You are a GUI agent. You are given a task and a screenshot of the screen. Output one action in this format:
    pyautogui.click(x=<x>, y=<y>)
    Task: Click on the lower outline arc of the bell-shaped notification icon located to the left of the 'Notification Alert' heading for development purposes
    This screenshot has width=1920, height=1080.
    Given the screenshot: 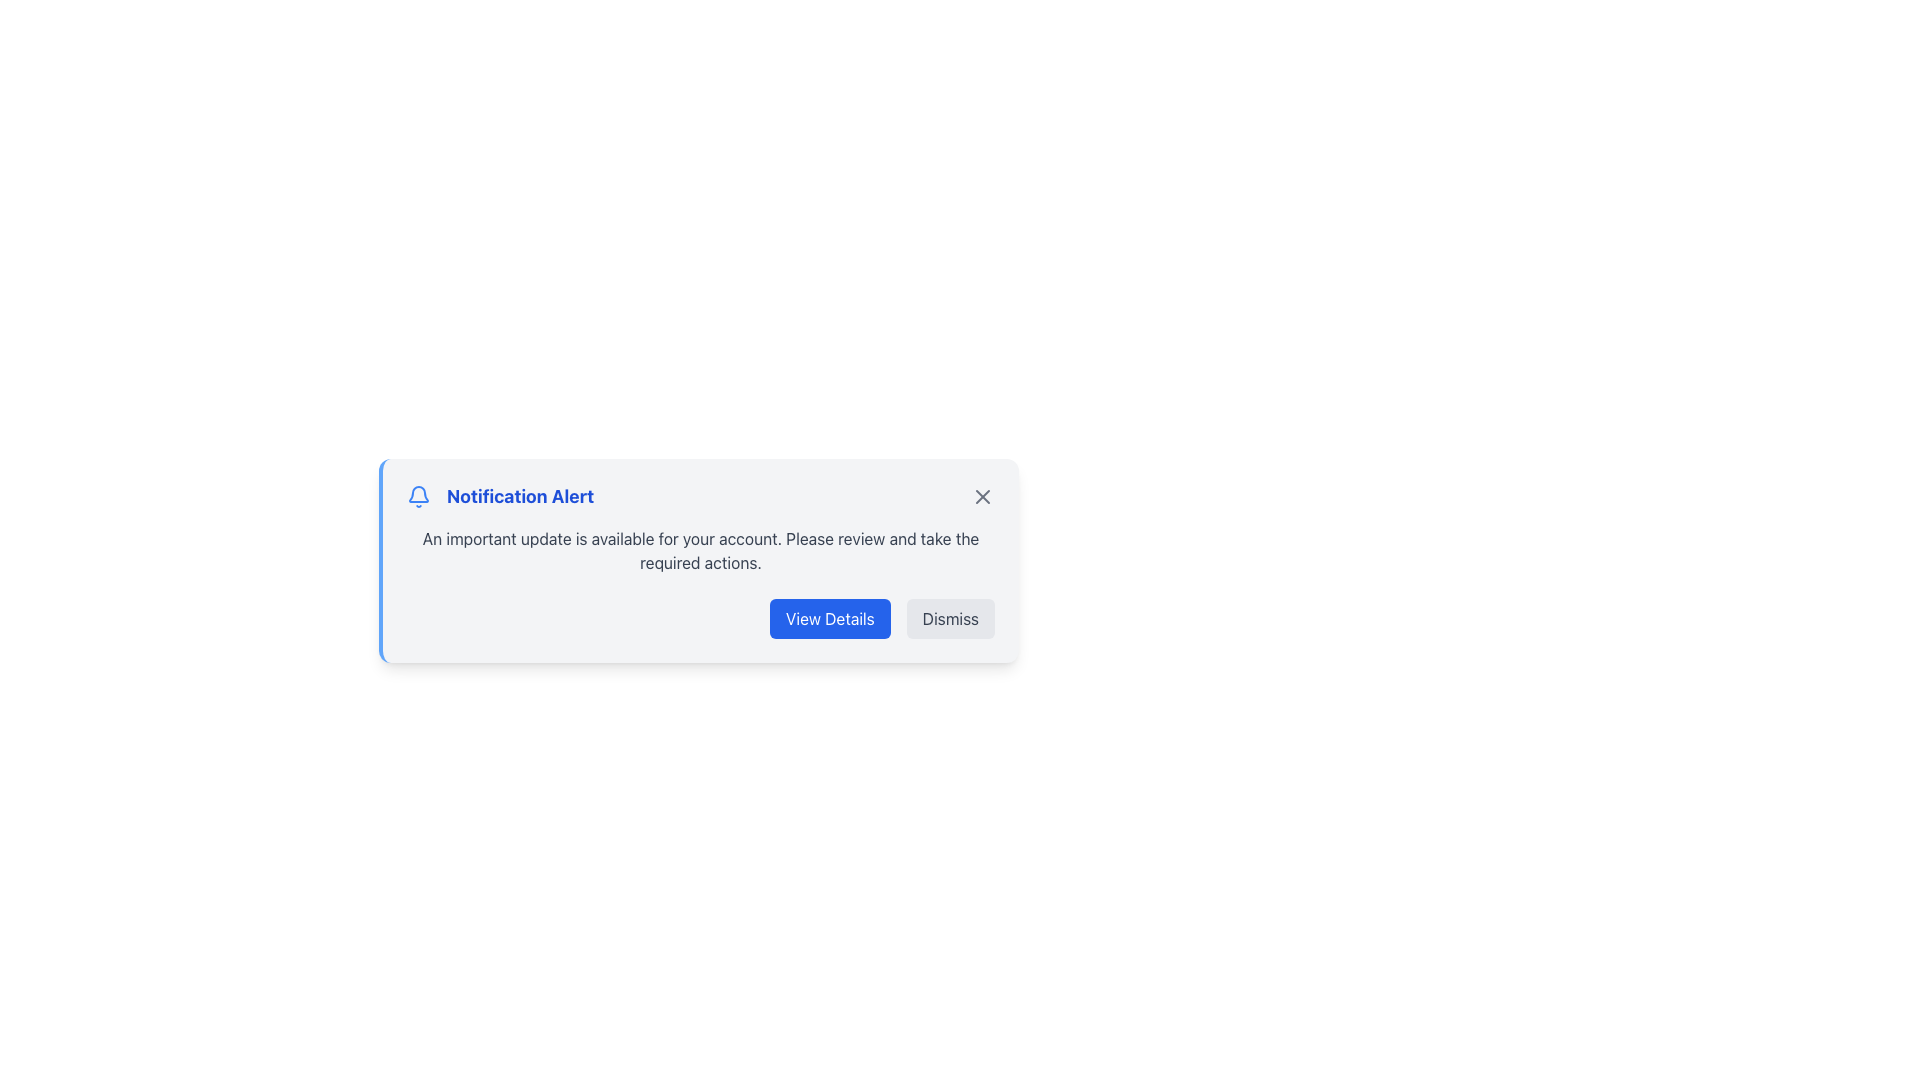 What is the action you would take?
    pyautogui.click(x=417, y=494)
    